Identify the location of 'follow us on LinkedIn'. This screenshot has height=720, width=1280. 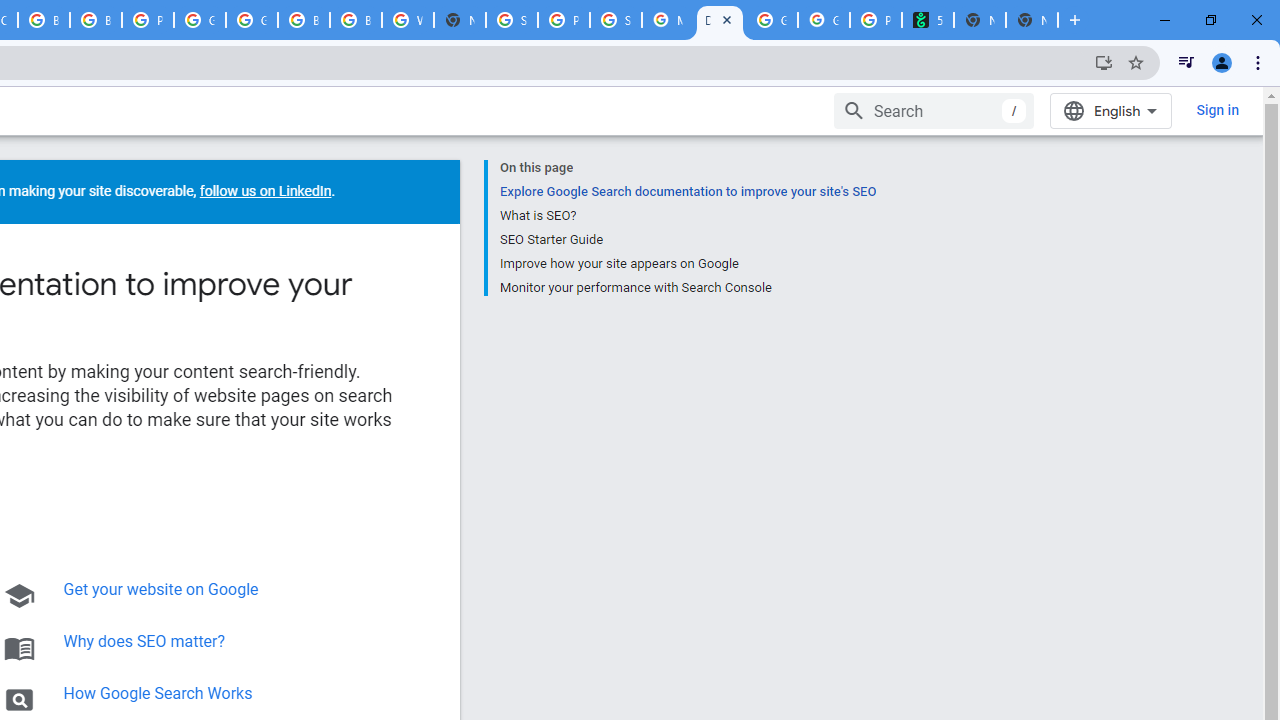
(263, 191).